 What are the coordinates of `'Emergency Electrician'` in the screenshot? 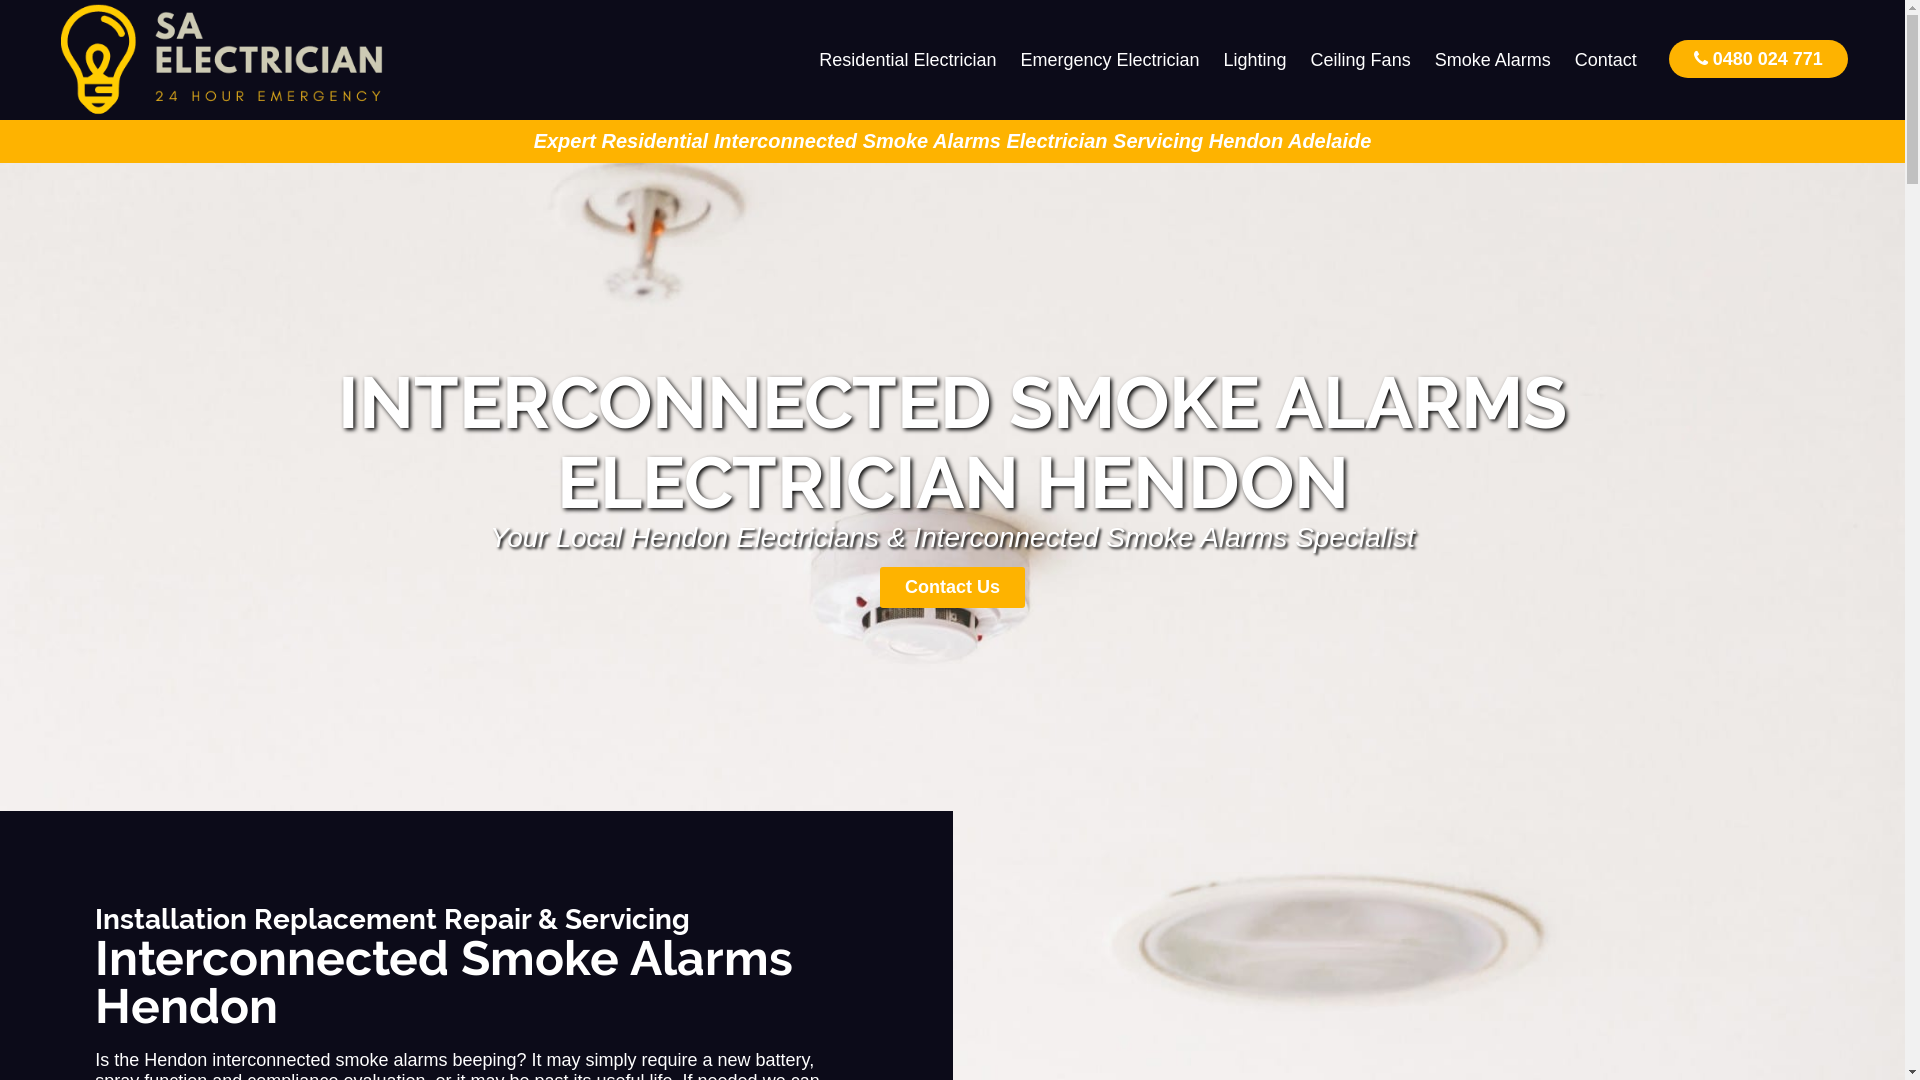 It's located at (1108, 59).